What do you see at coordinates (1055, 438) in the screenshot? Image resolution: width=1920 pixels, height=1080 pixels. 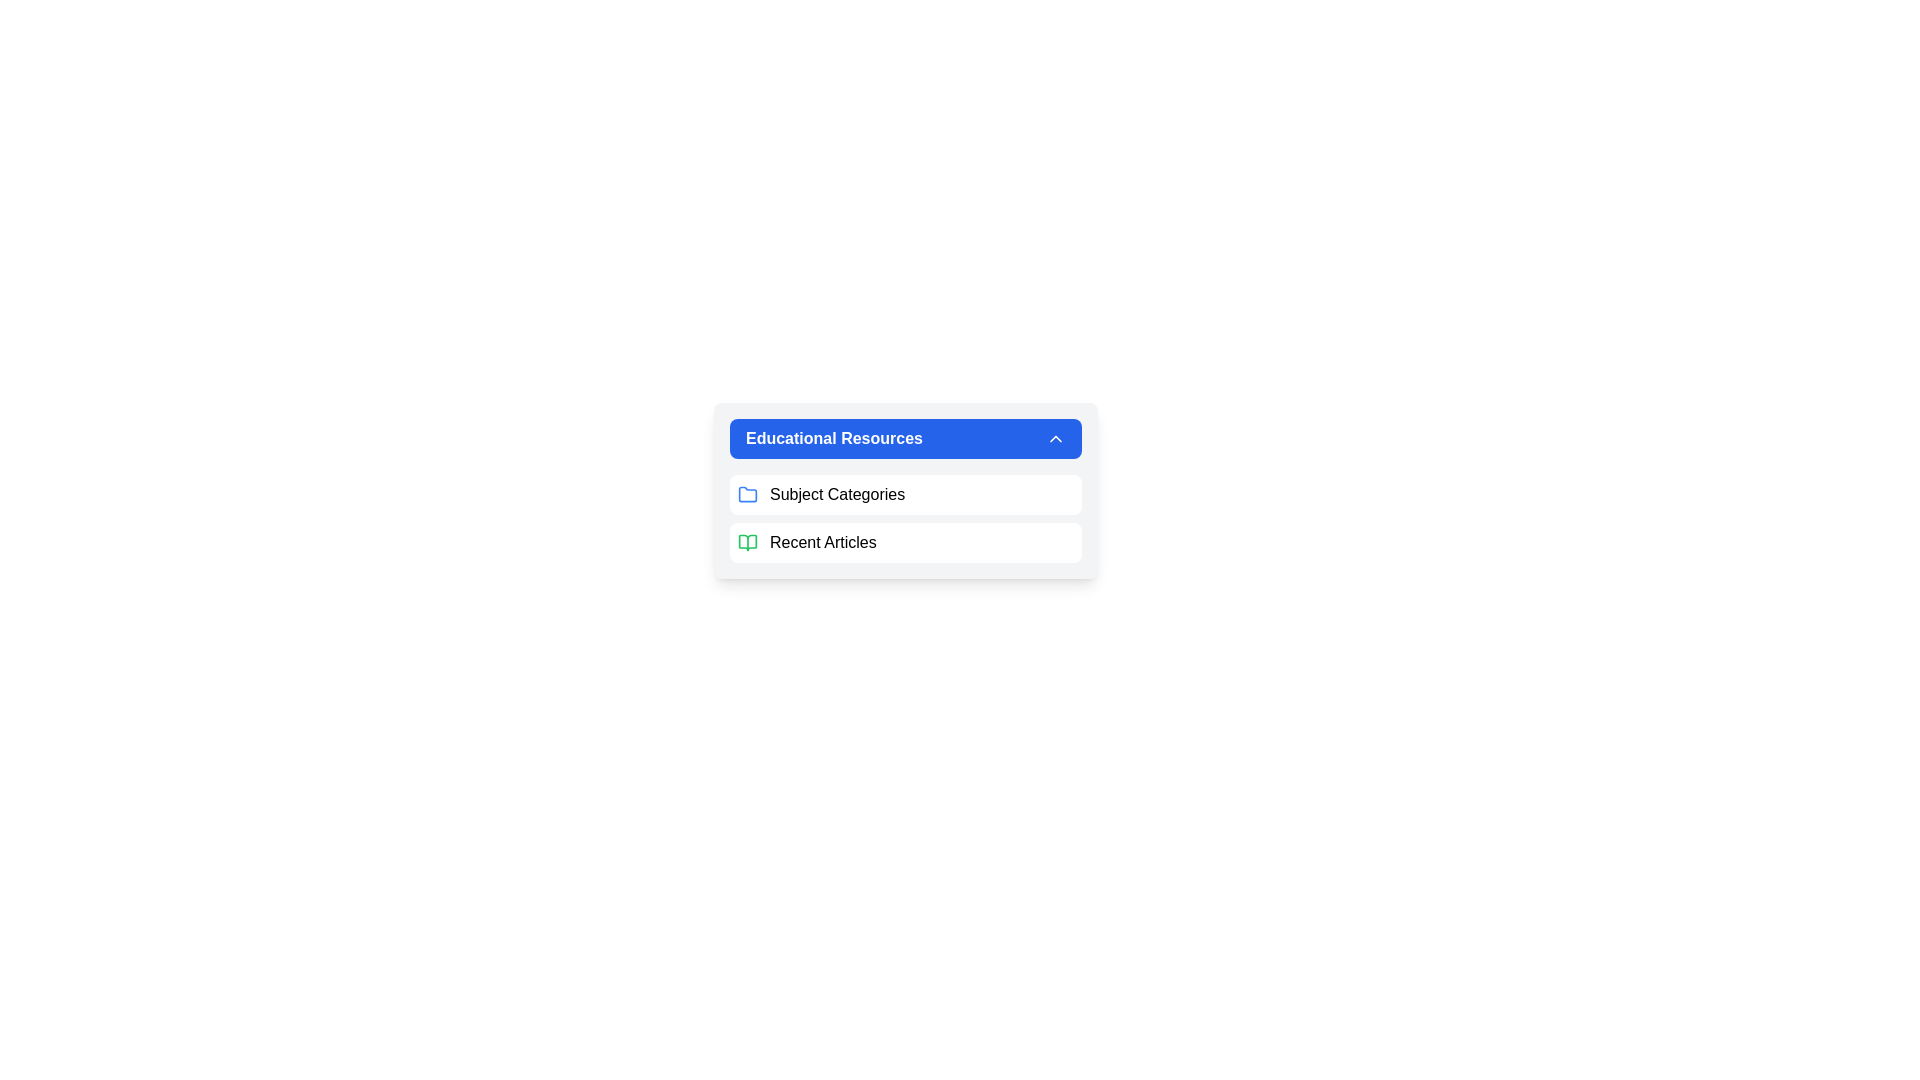 I see `the chevron icon located in the top-right corner of the blue bar labeled 'Educational Resources'` at bounding box center [1055, 438].